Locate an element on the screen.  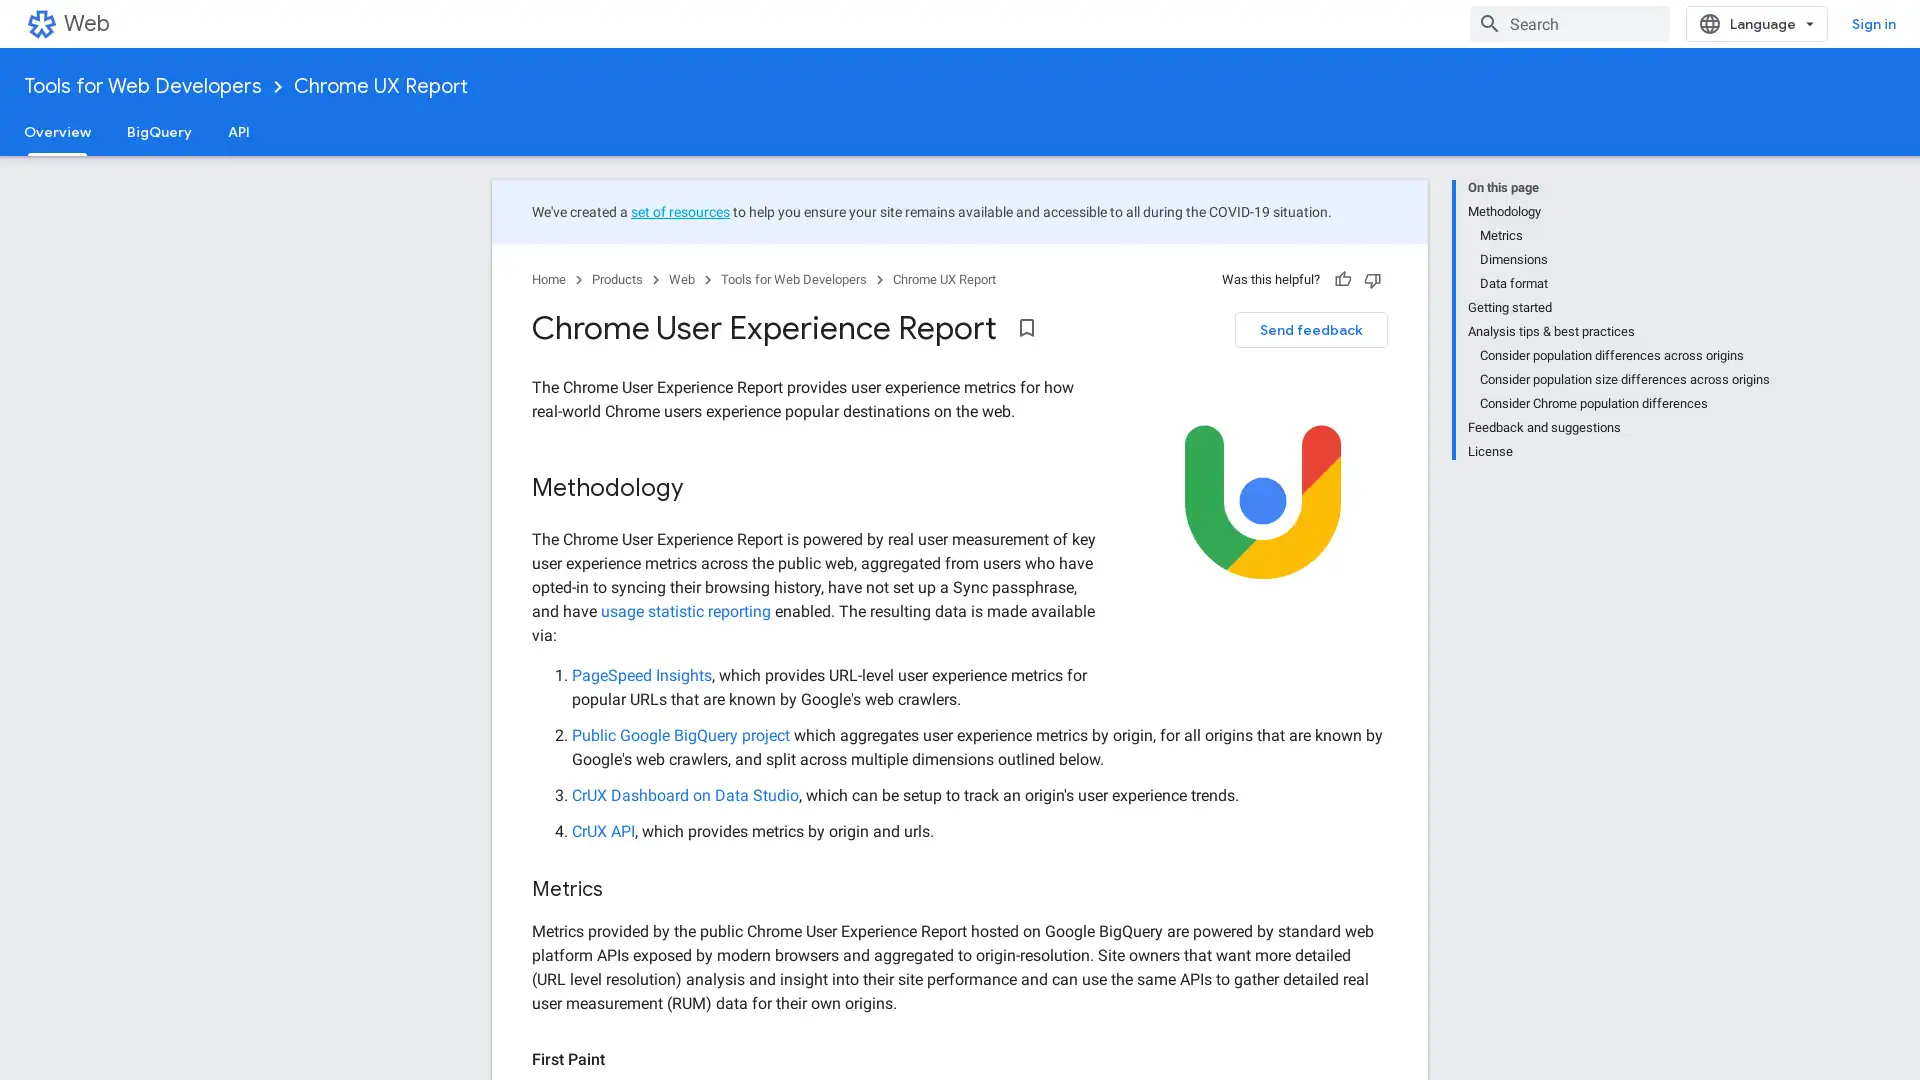
Copy link to this section: Metrics is located at coordinates (622, 889).